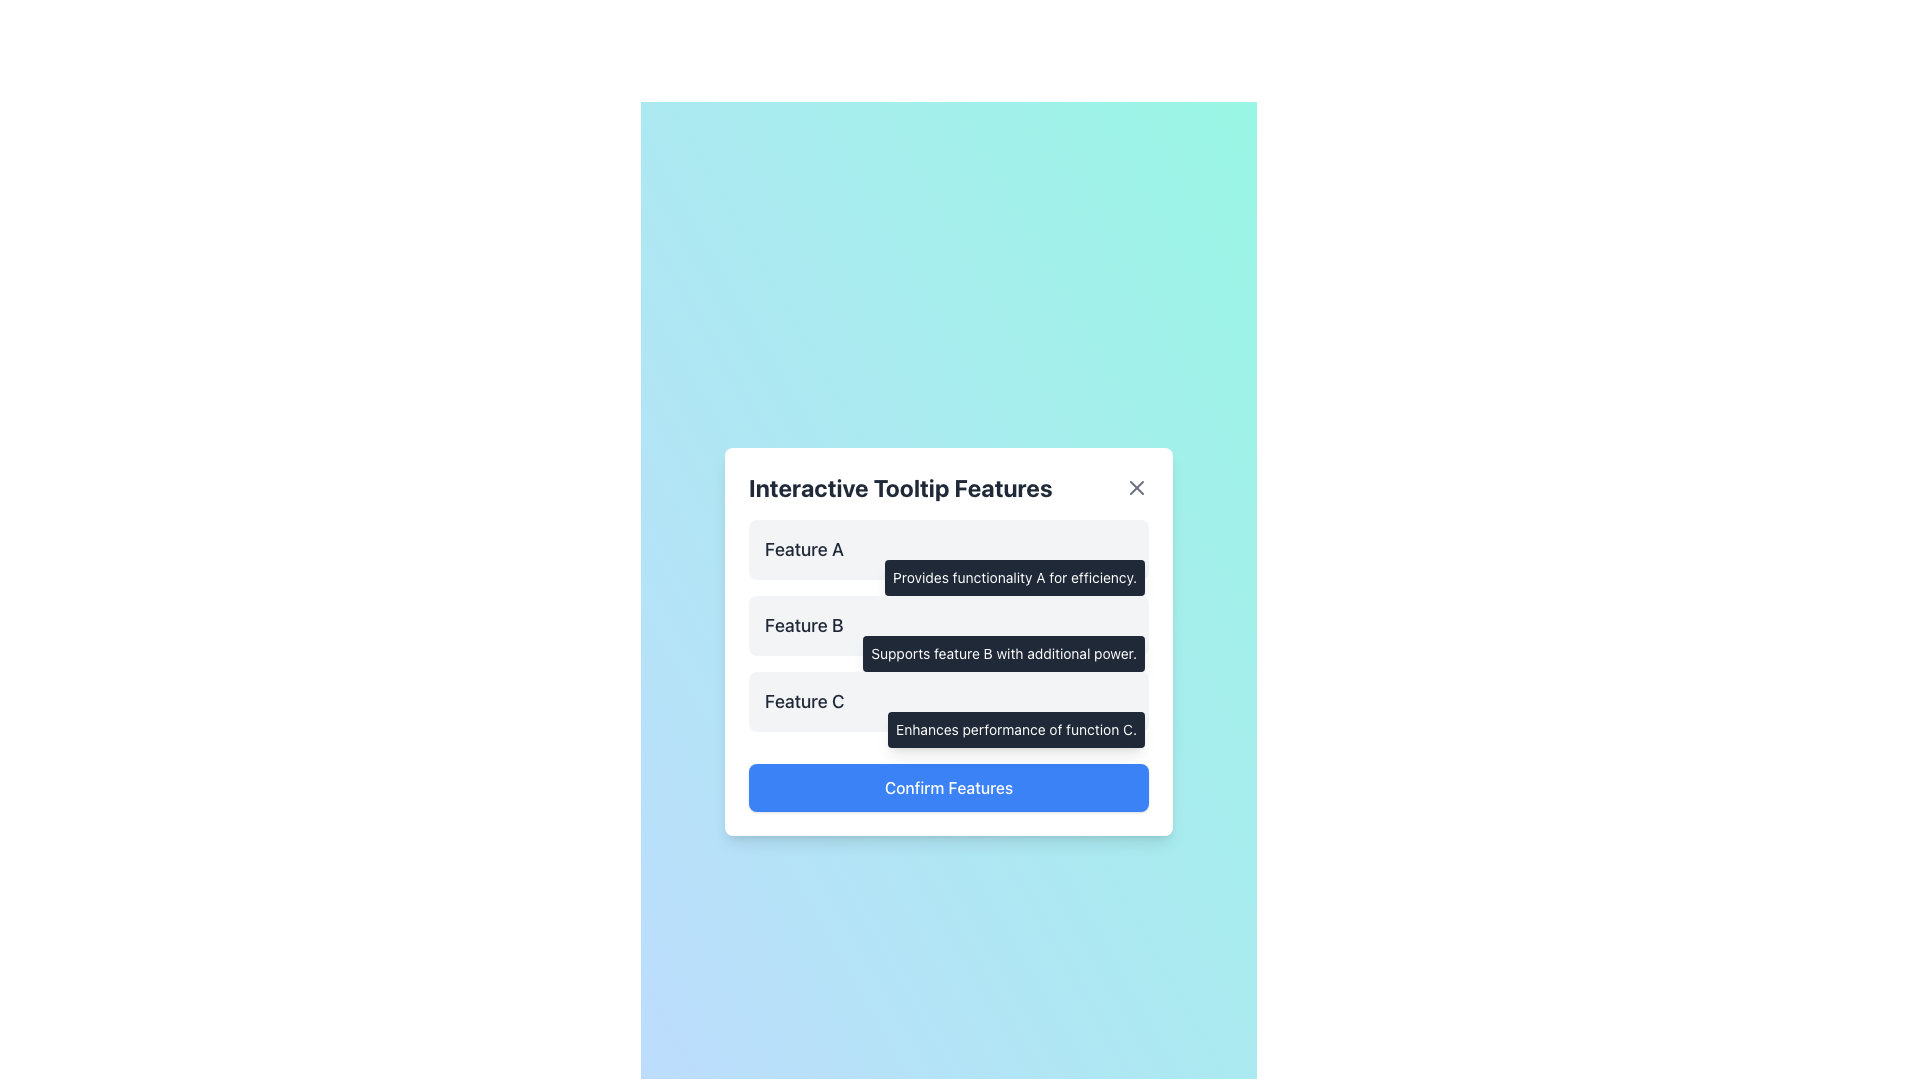  Describe the element at coordinates (1015, 578) in the screenshot. I see `the tooltip providing additional descriptive information about 'Feature A' located near the upper-right of the 'Feature A' label in the interactive tooltip features dialog` at that location.